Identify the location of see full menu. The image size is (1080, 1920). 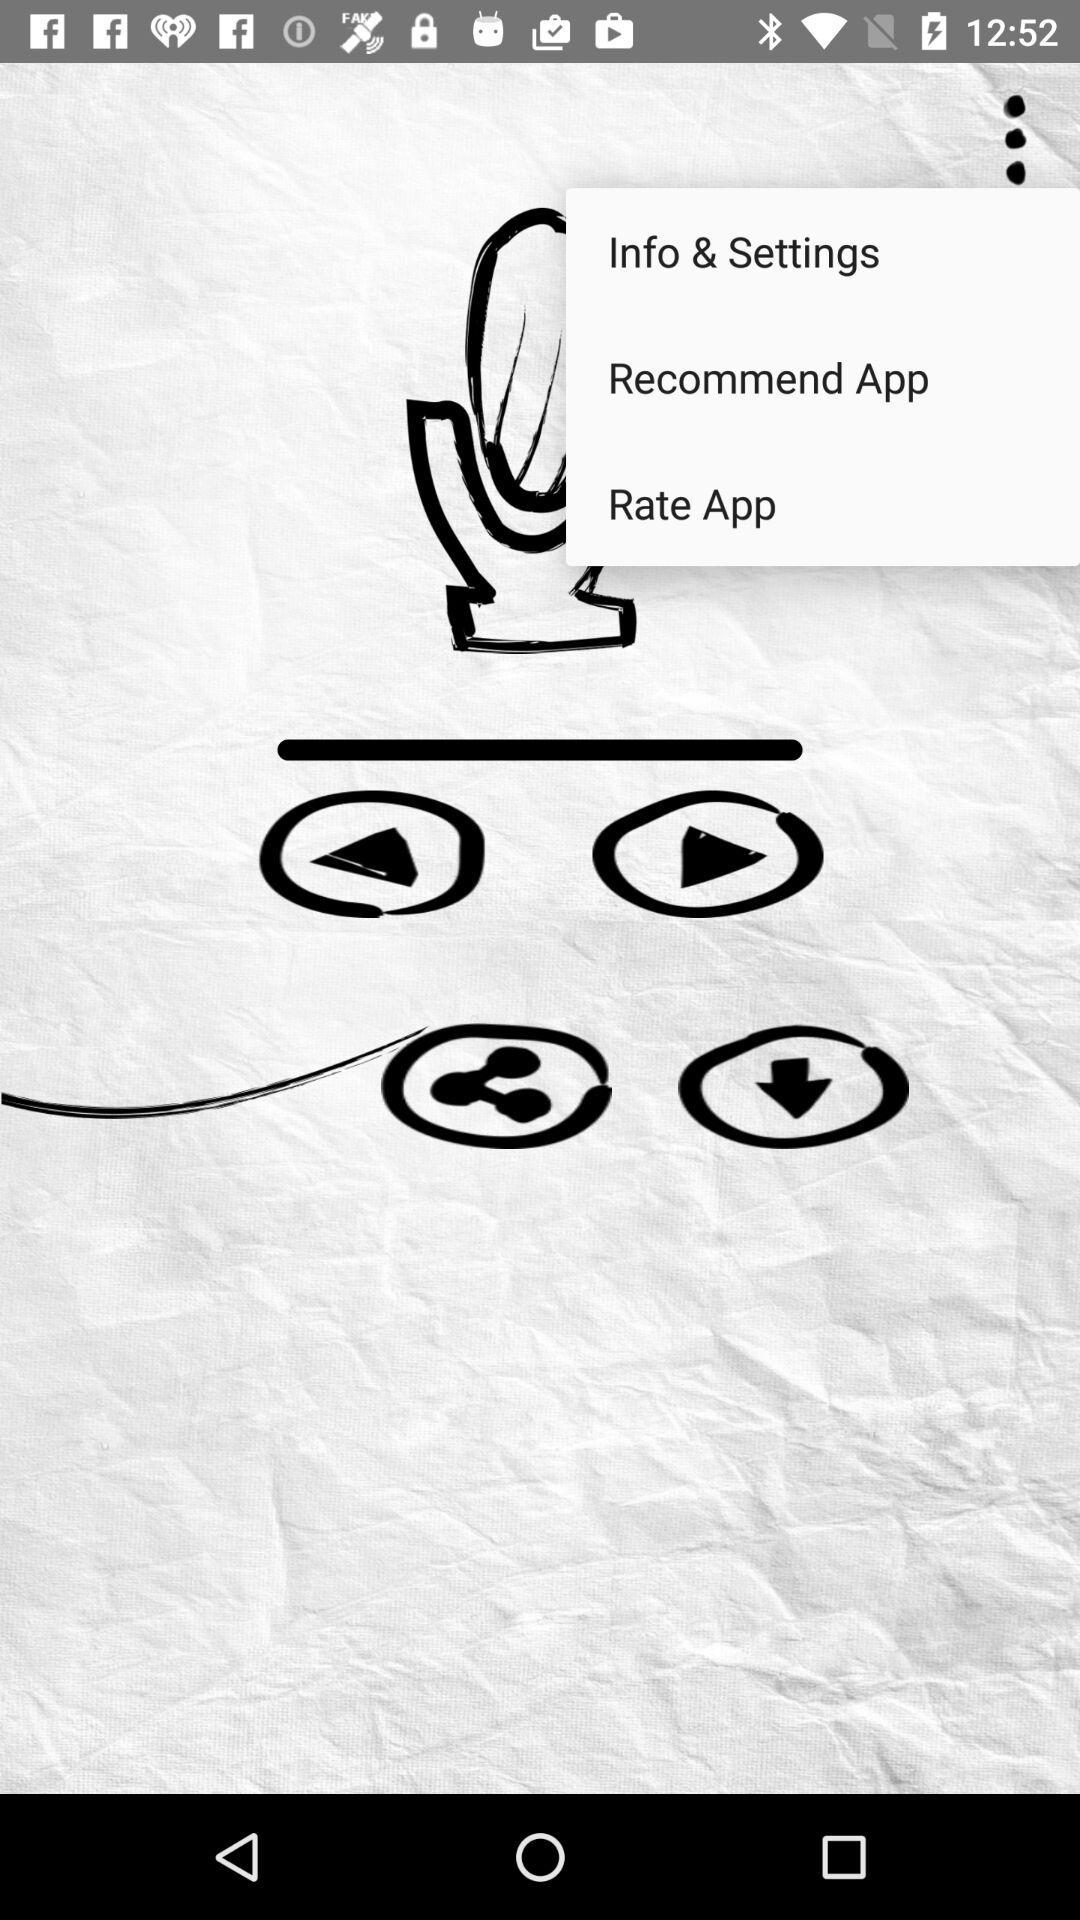
(1015, 139).